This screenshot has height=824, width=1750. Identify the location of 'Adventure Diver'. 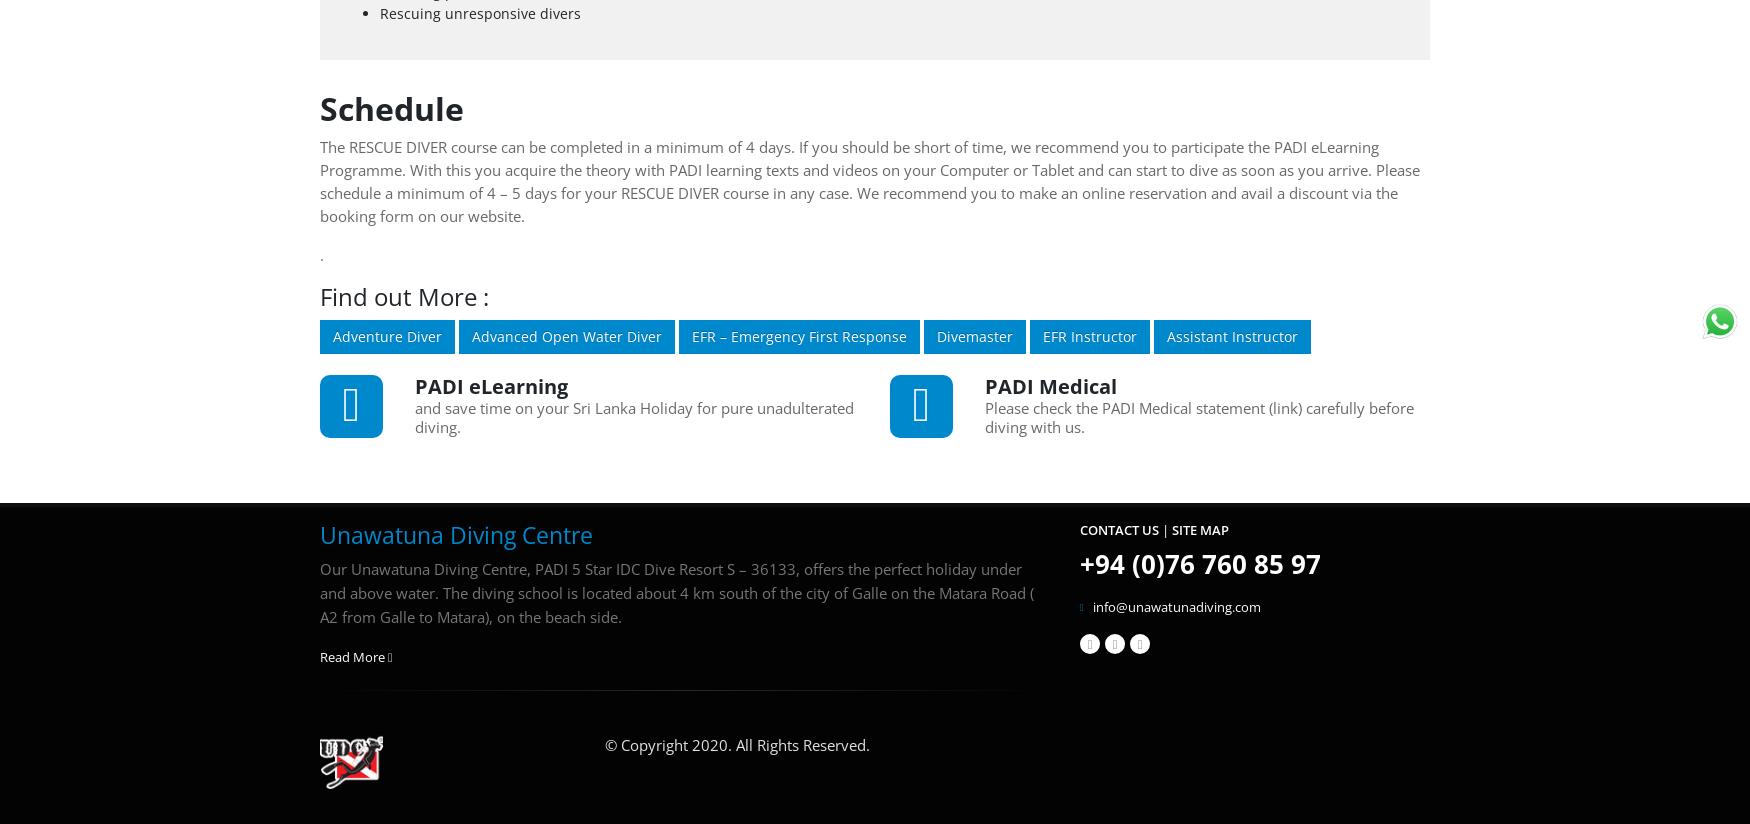
(386, 335).